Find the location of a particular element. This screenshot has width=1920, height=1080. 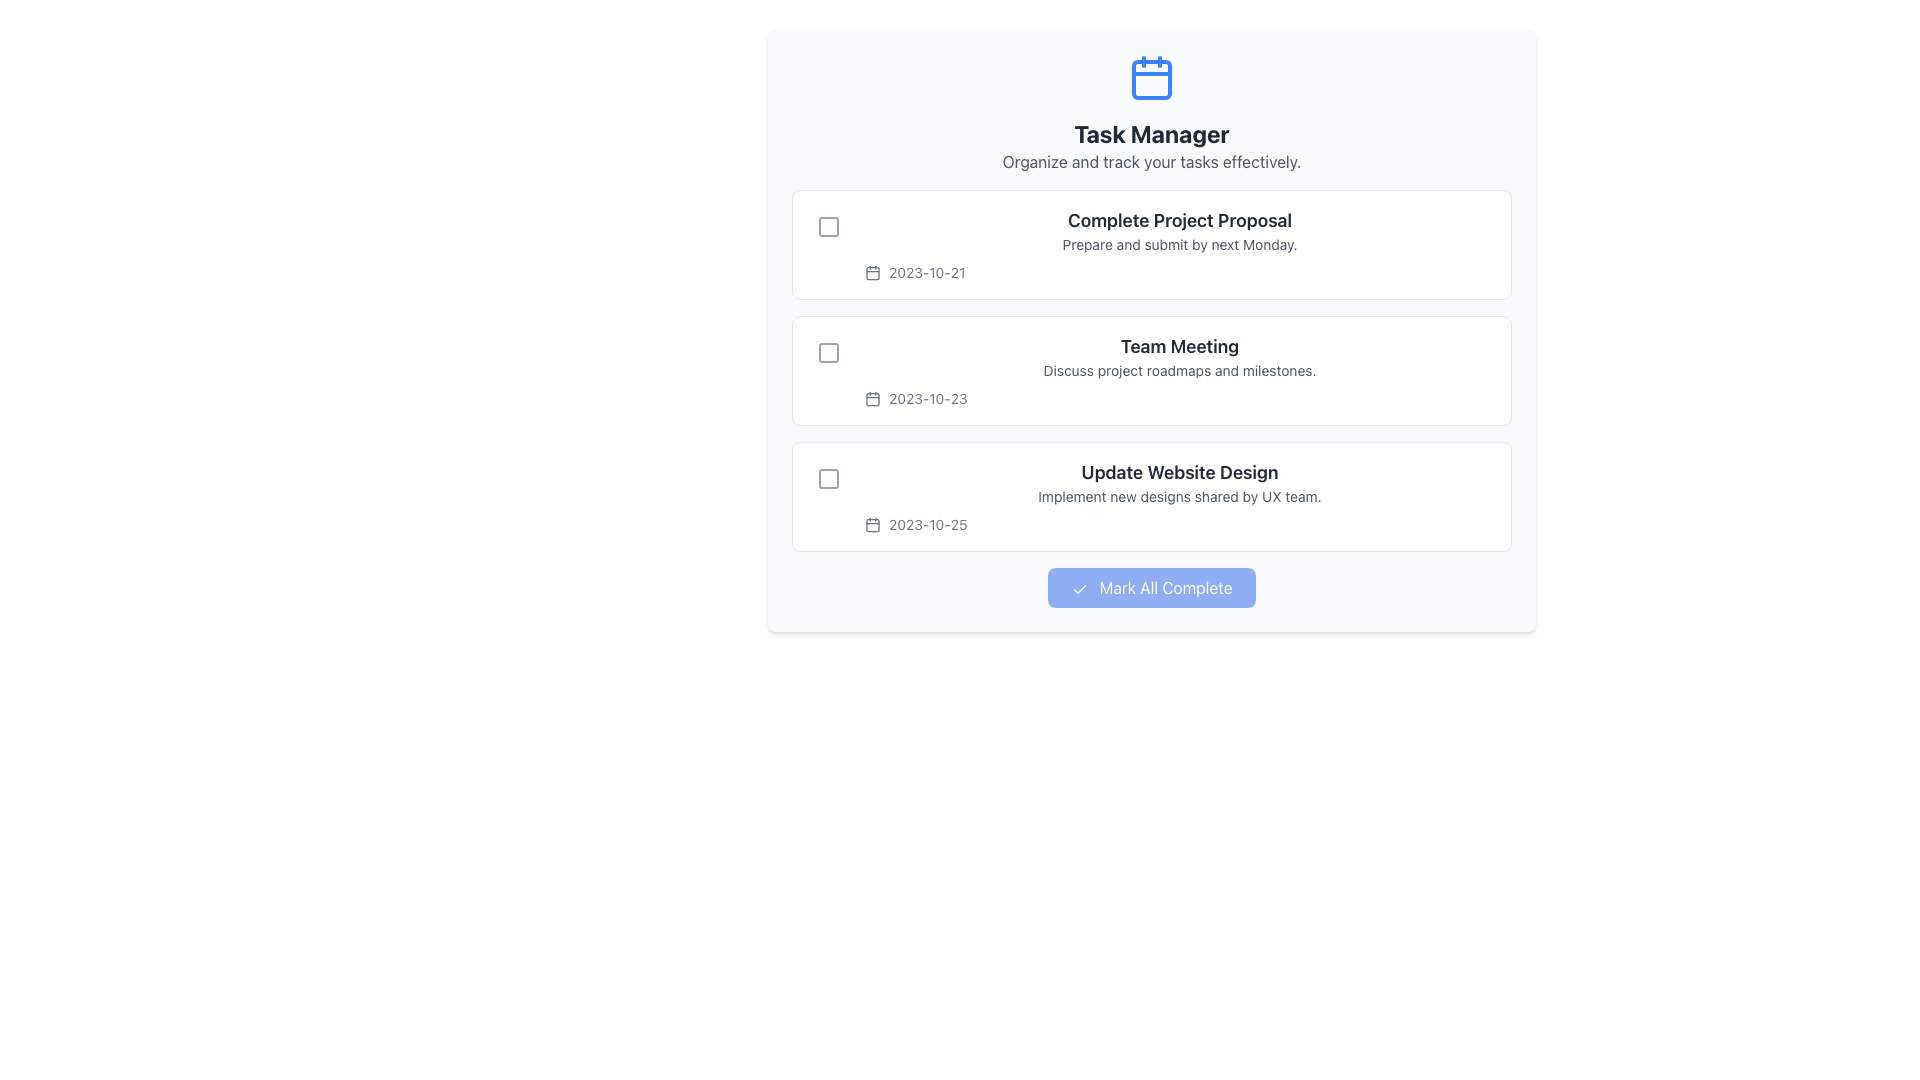

the 'Task Manager' text label, which is prominently displayed in bold and large font in dark gray, located in the header area beneath a calendar icon is located at coordinates (1152, 134).